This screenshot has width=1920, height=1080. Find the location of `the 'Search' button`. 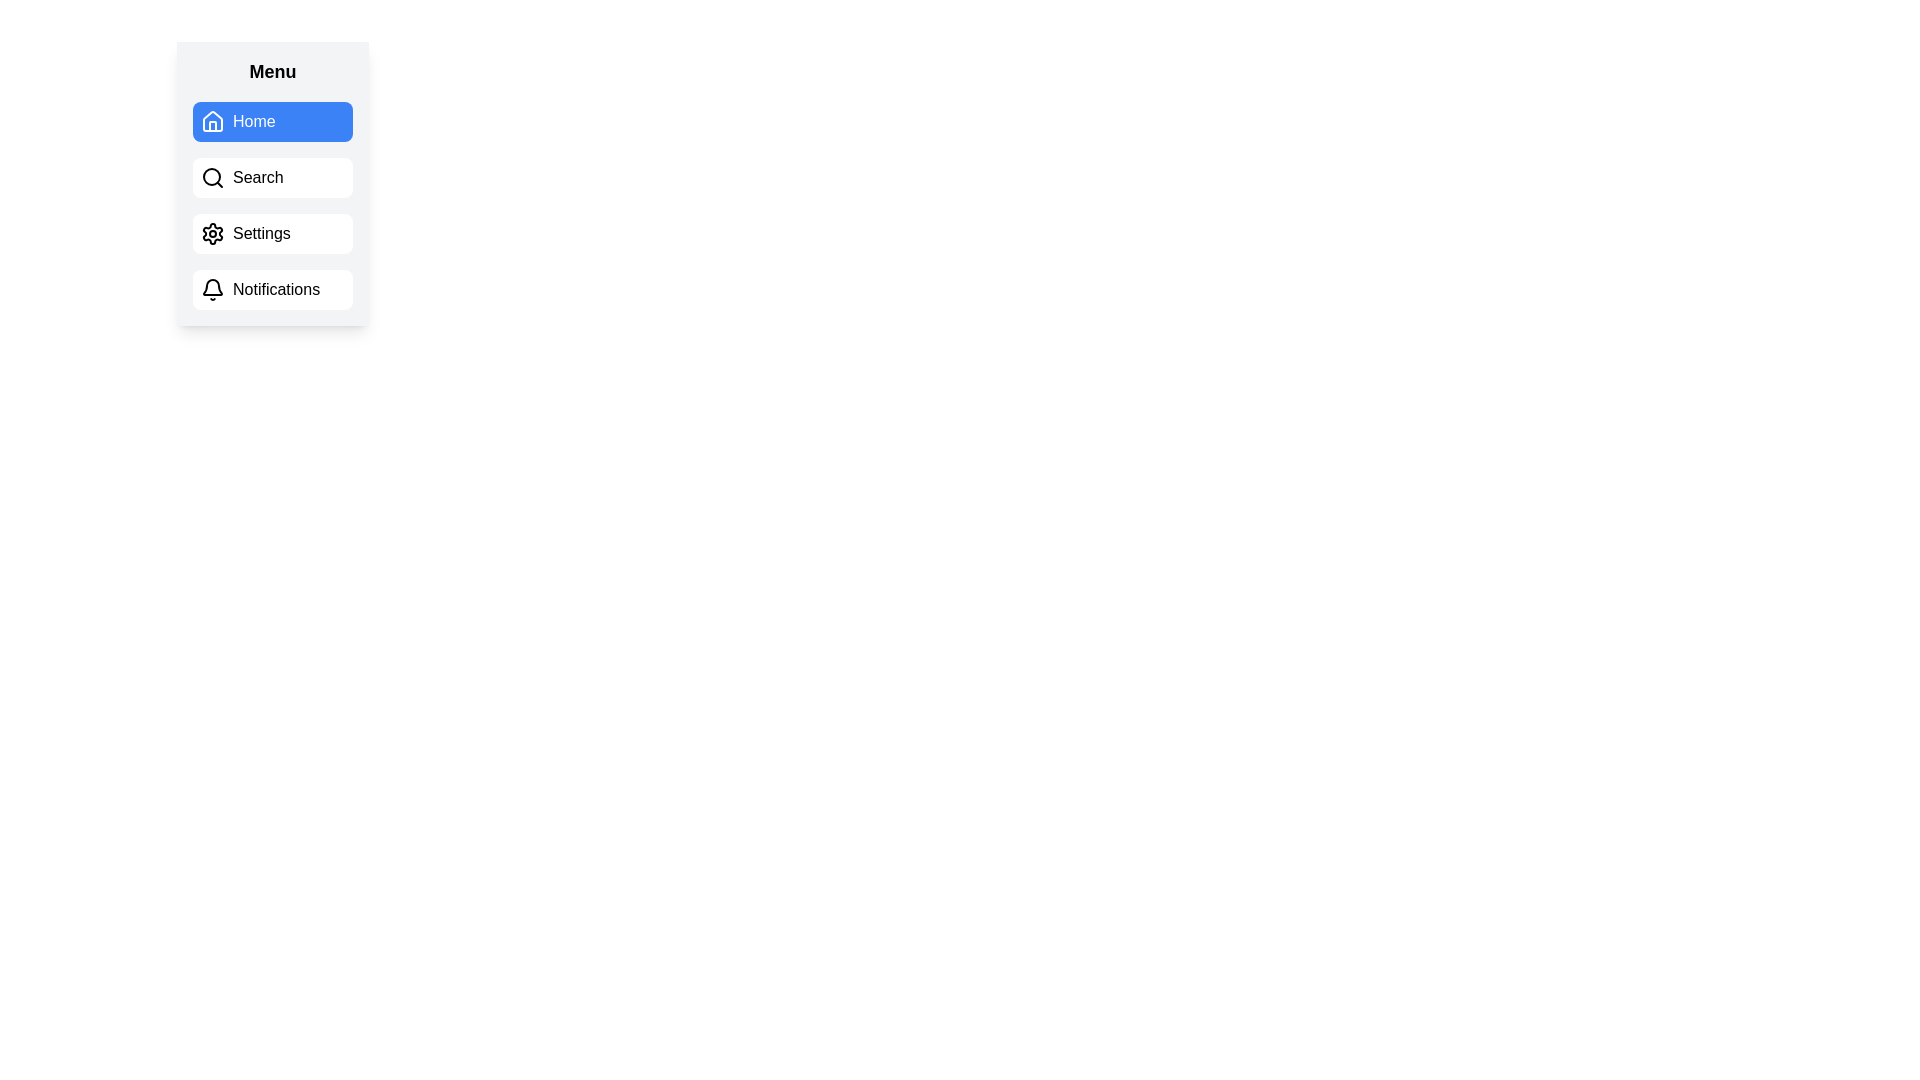

the 'Search' button is located at coordinates (272, 184).